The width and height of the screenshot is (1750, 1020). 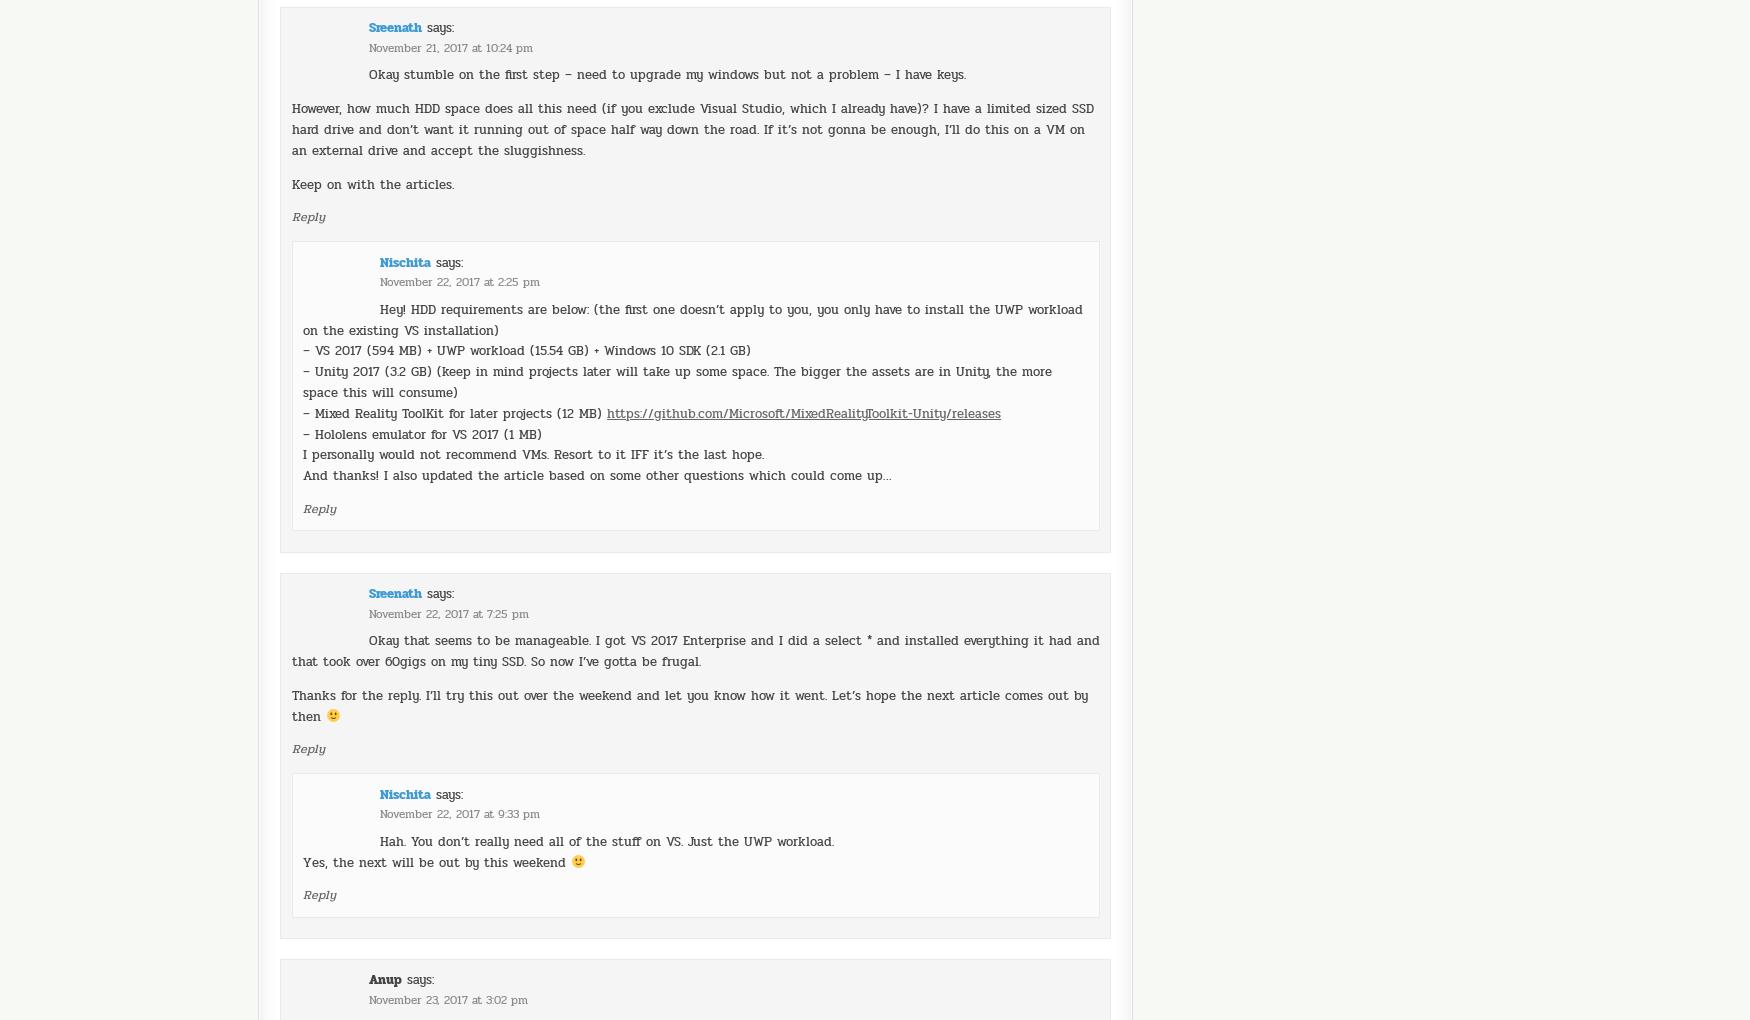 I want to click on 'https://github.com/Microsoft/MixedRealityToolkit-Unity/releases', so click(x=802, y=357).